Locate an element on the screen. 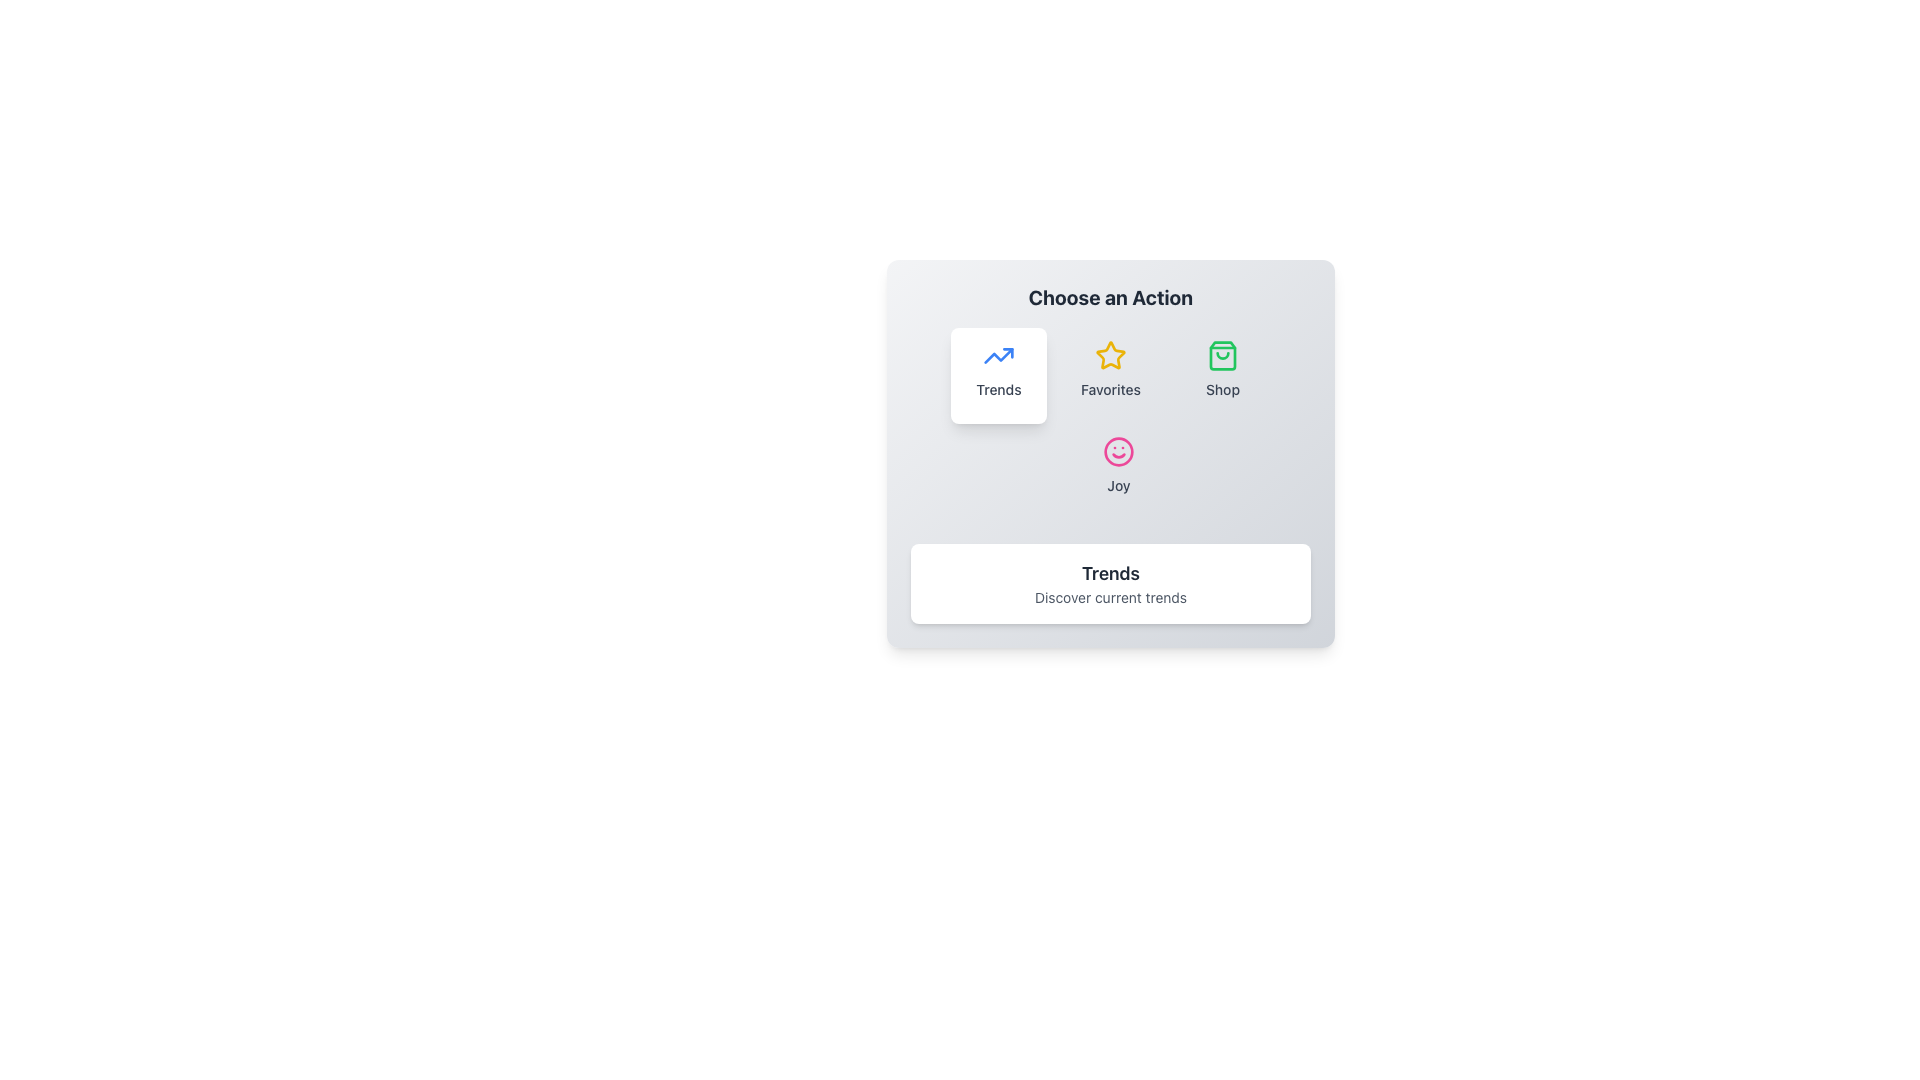  the interactive 'Favorites' button, which features a bright yellow star icon above the text 'Favorites' is located at coordinates (1109, 375).